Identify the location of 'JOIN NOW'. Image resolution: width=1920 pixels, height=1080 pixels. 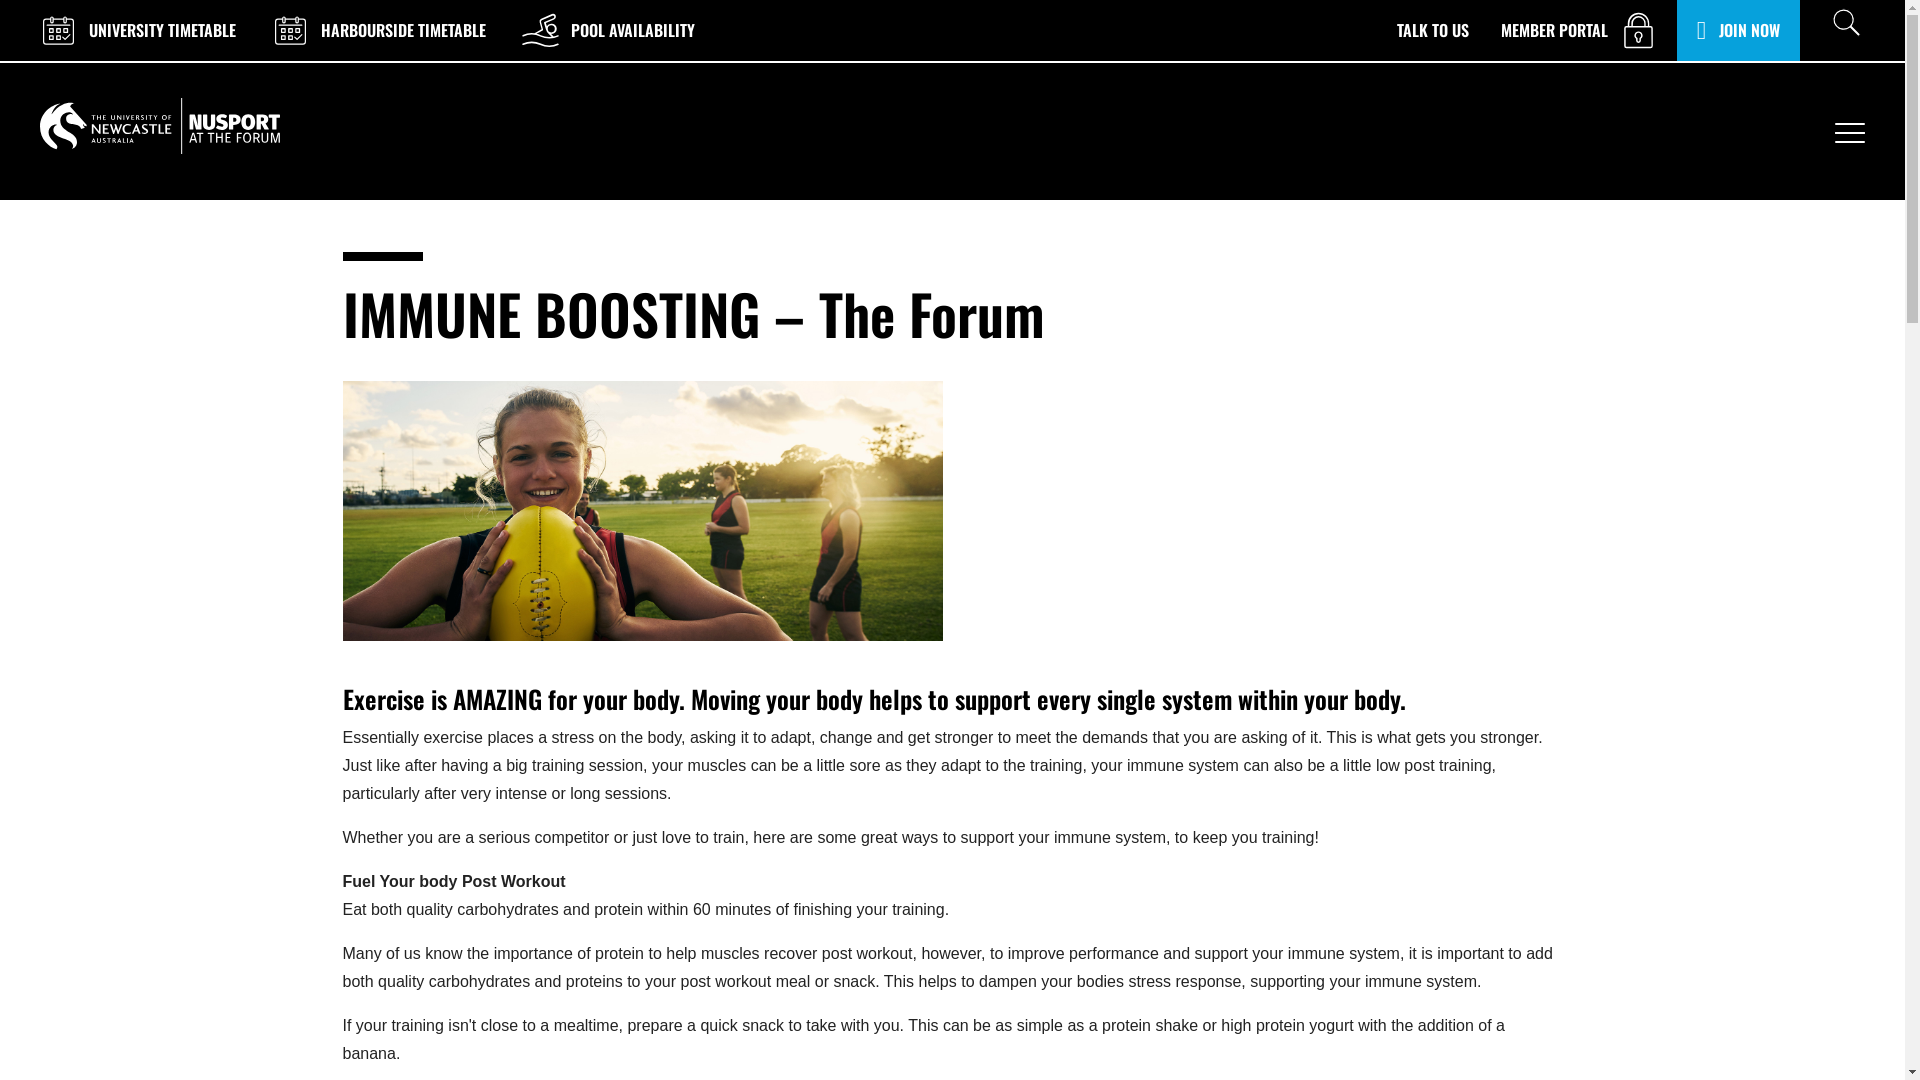
(1696, 30).